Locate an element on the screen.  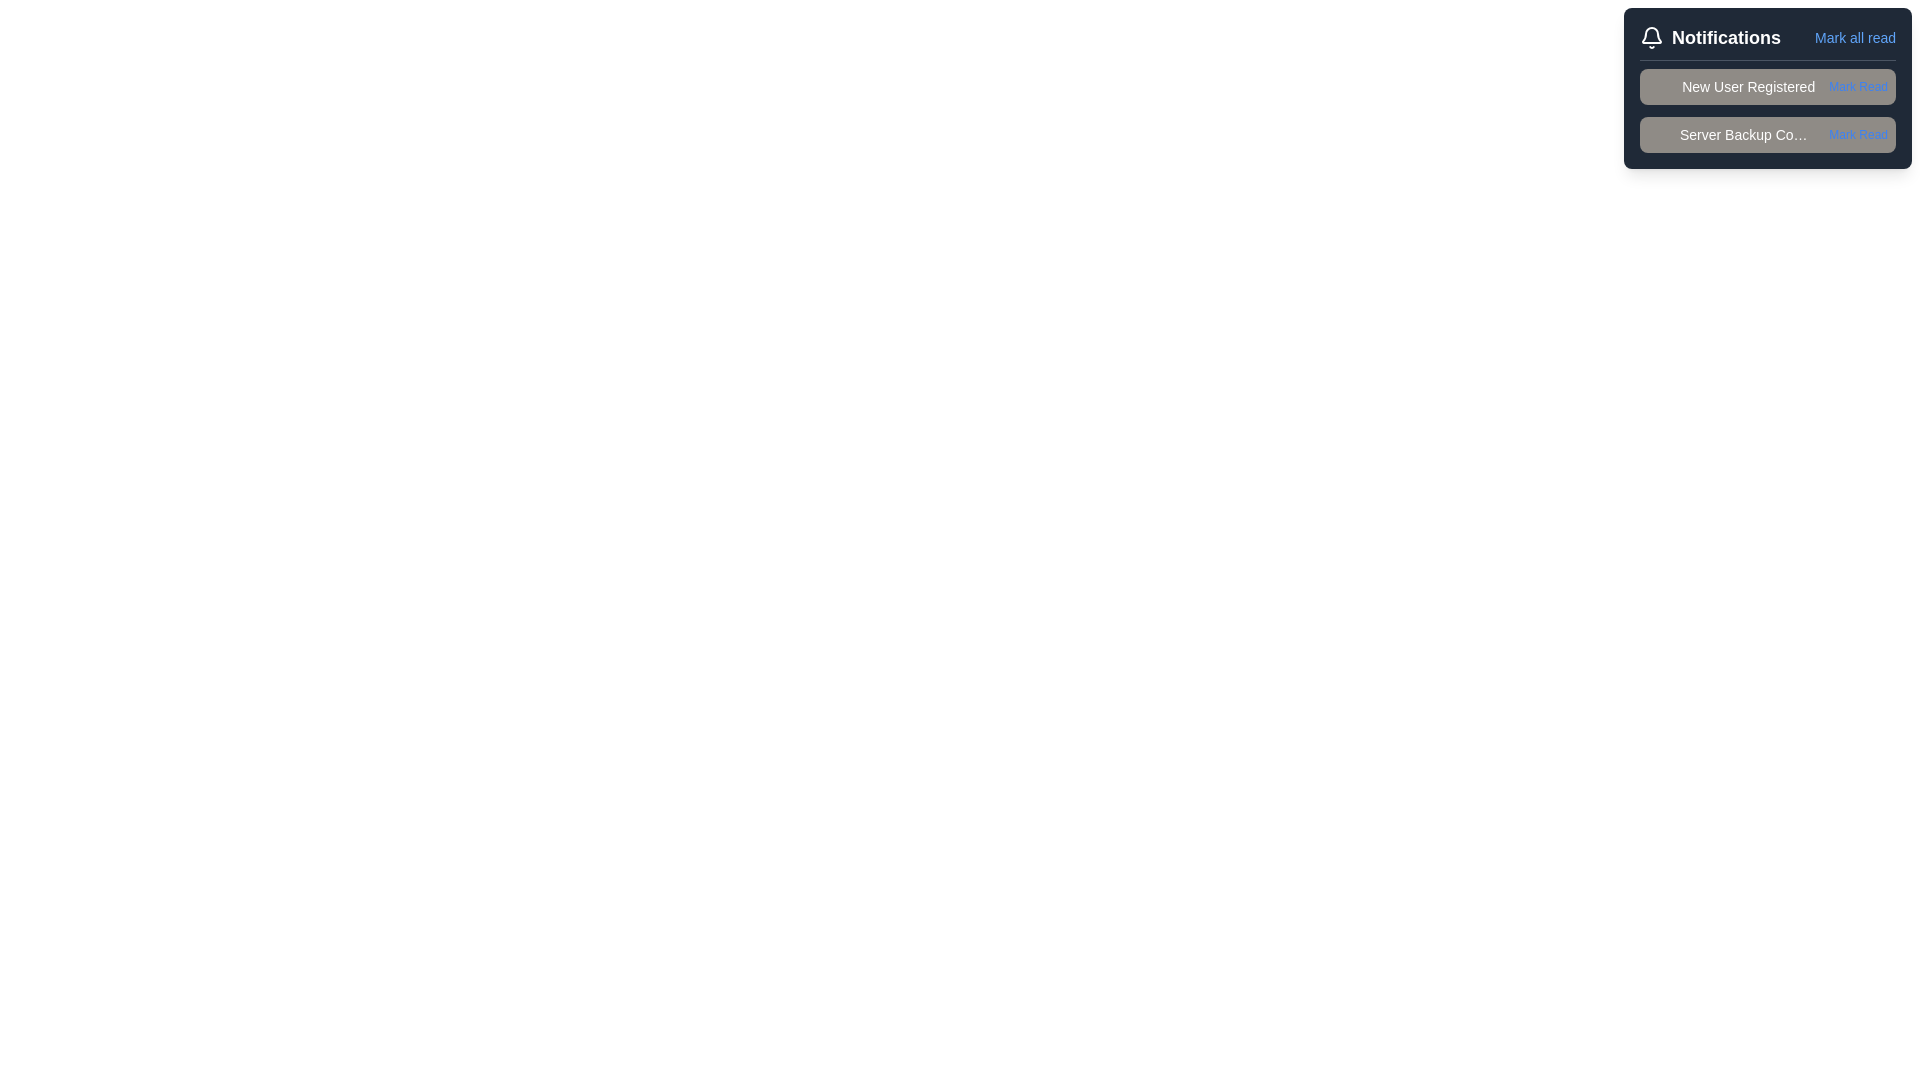
the 'Mark all as read' button located in the top-right corner of the notifications header is located at coordinates (1854, 38).